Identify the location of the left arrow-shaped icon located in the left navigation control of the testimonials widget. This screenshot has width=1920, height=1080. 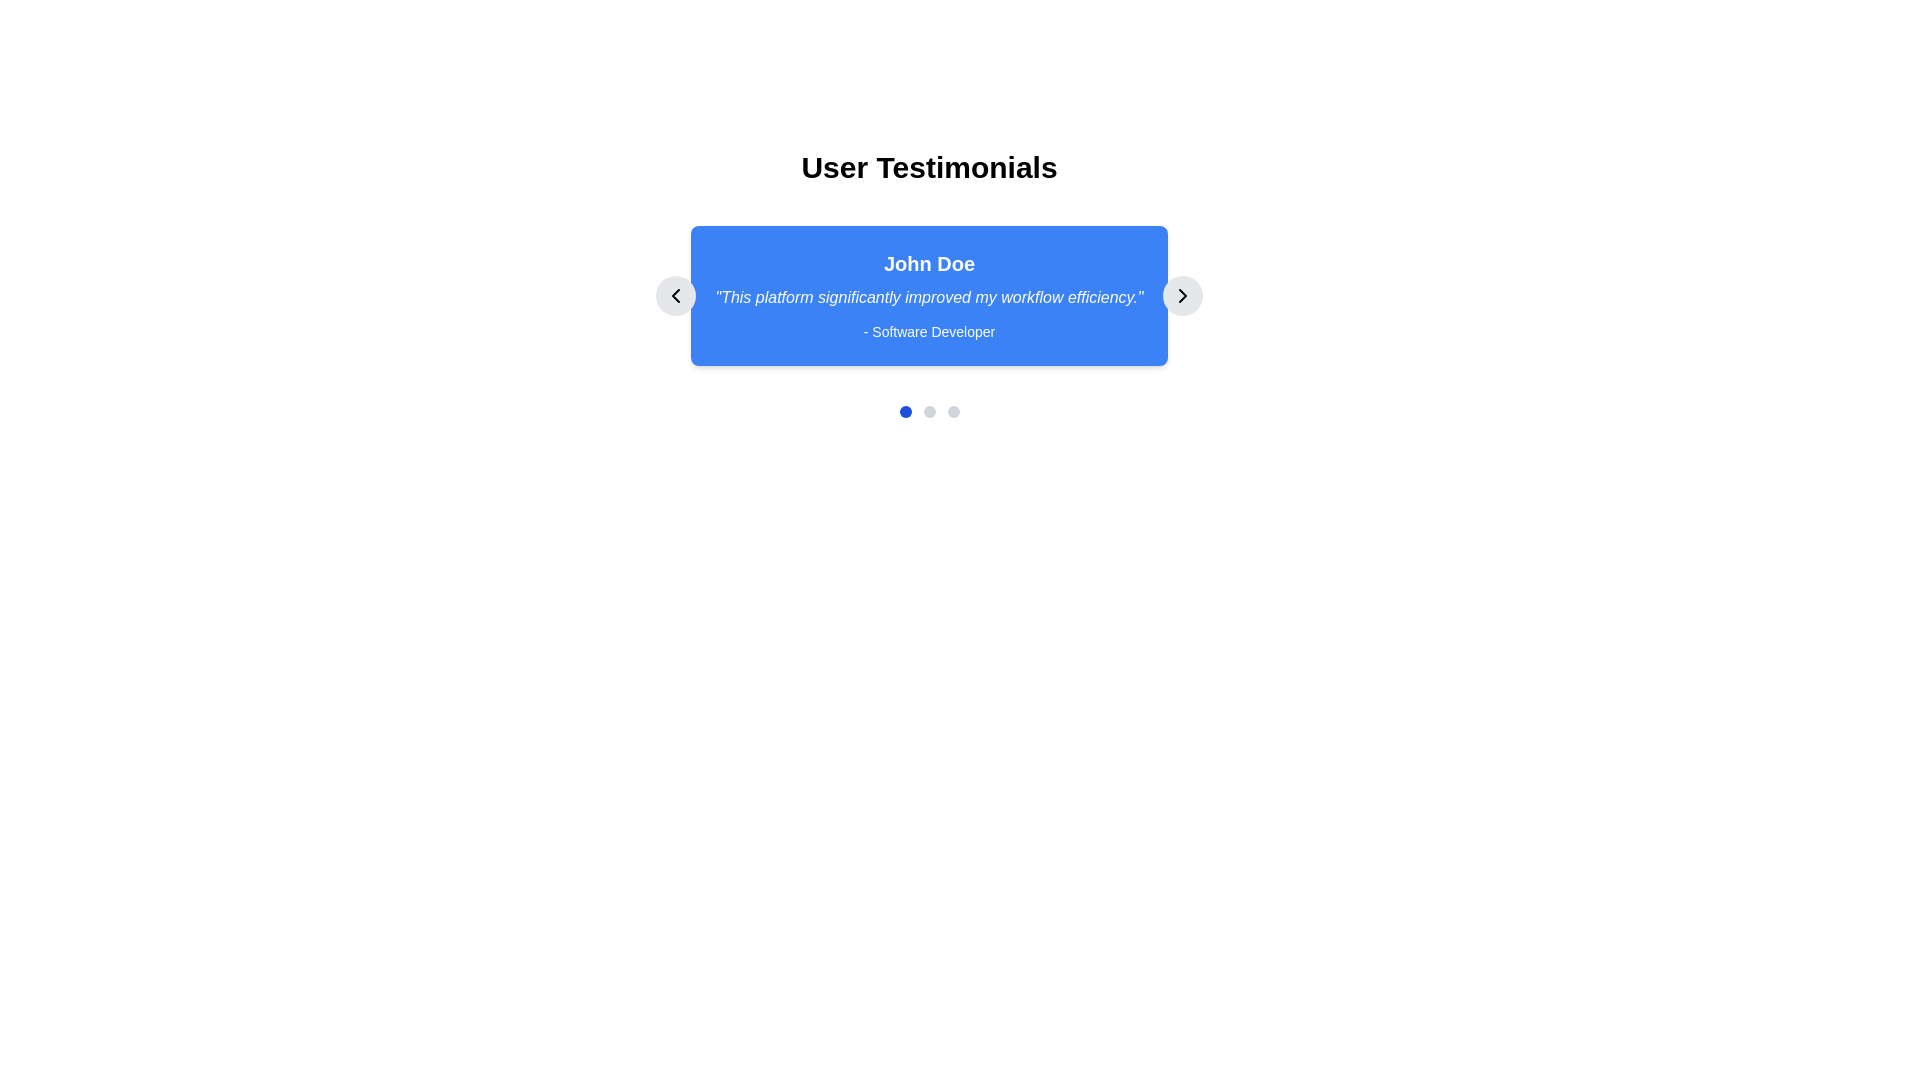
(676, 296).